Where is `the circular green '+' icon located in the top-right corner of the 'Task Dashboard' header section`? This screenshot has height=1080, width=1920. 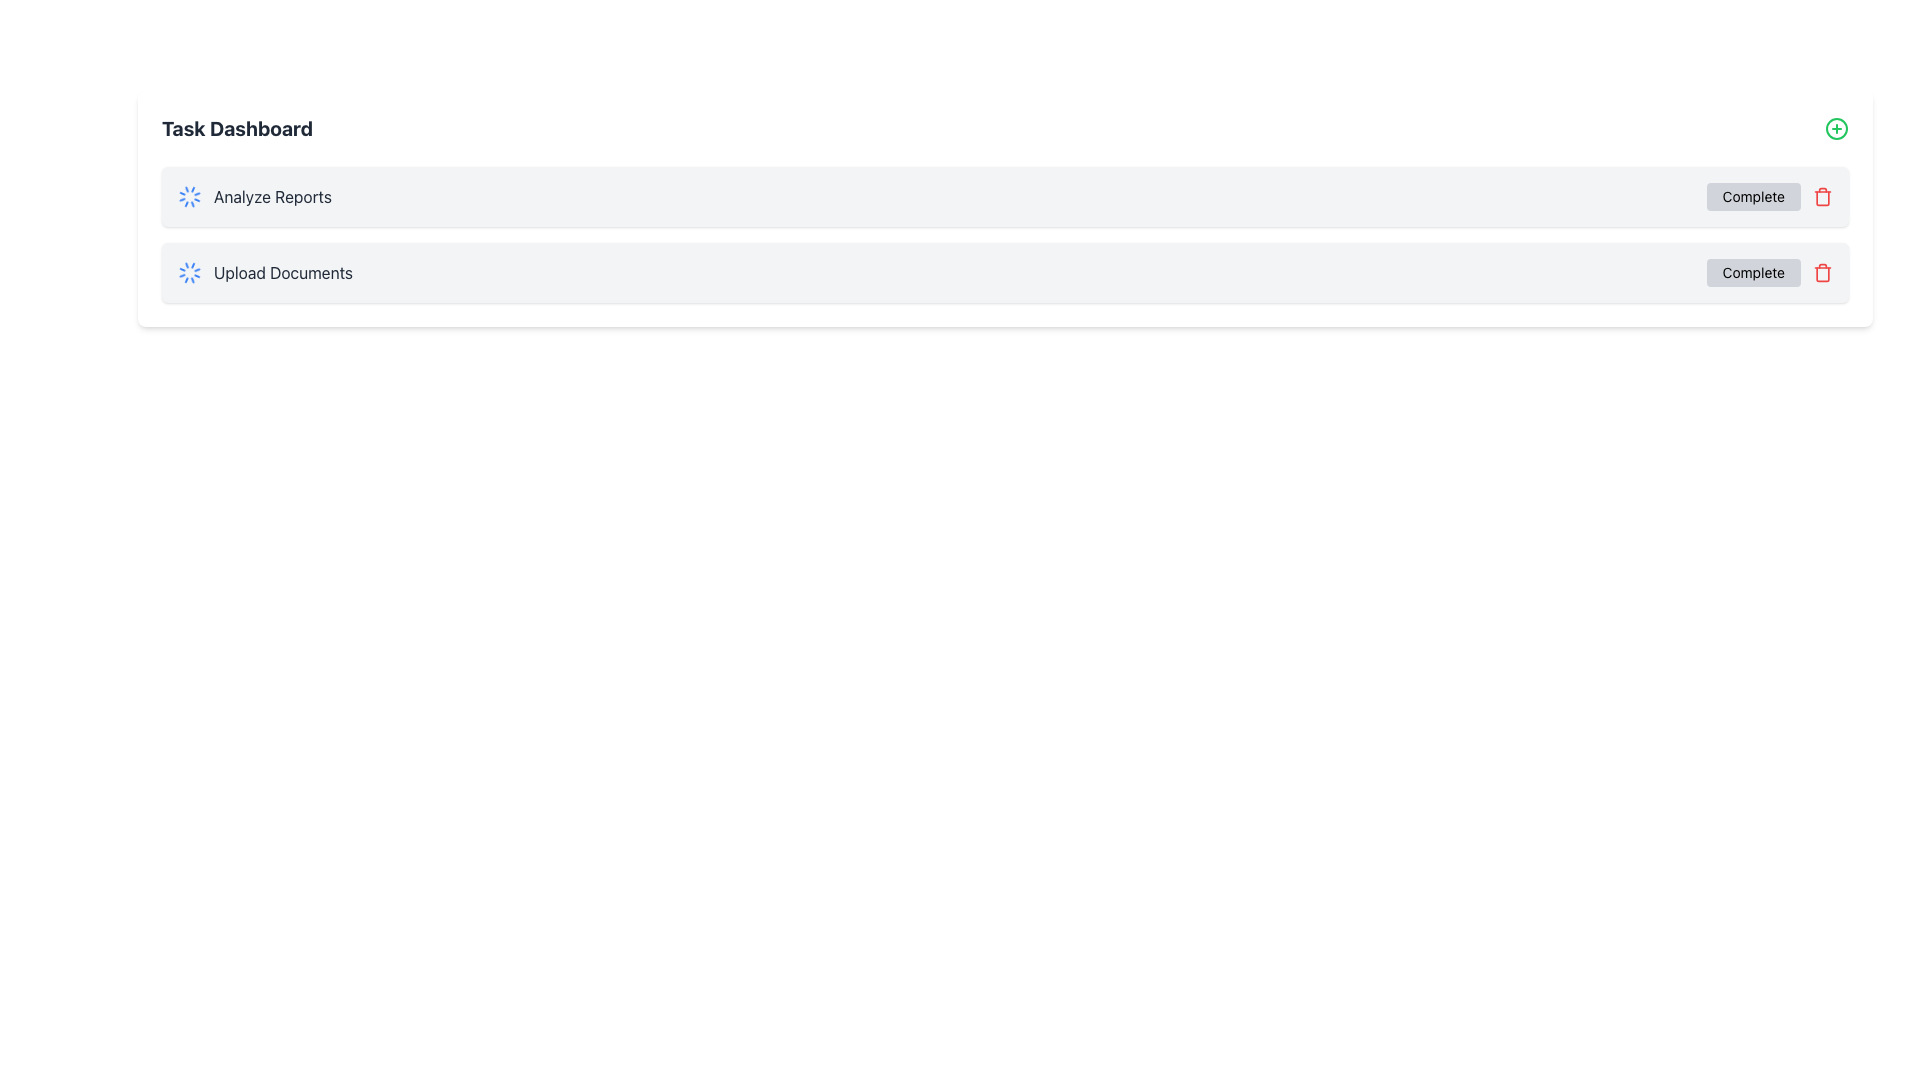
the circular green '+' icon located in the top-right corner of the 'Task Dashboard' header section is located at coordinates (1837, 128).